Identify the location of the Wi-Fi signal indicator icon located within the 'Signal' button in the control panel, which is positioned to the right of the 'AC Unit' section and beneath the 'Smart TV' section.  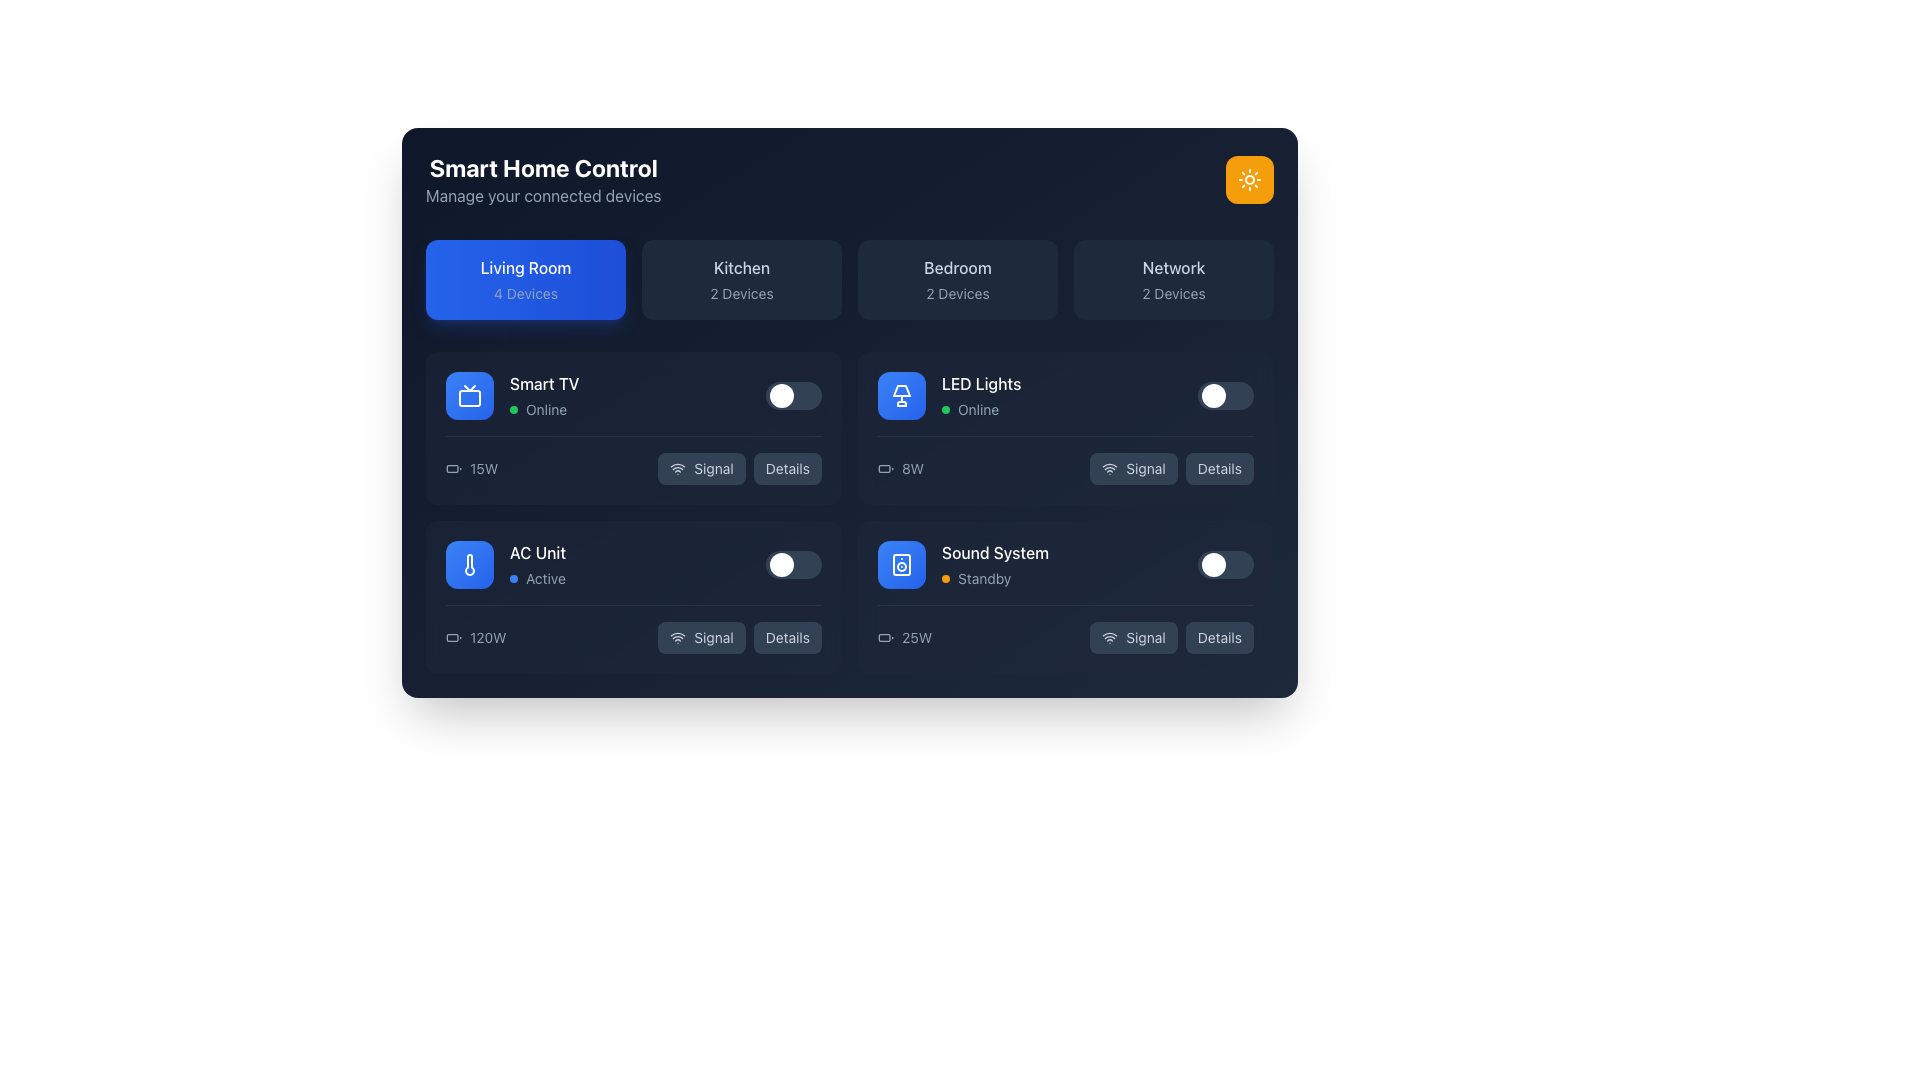
(678, 469).